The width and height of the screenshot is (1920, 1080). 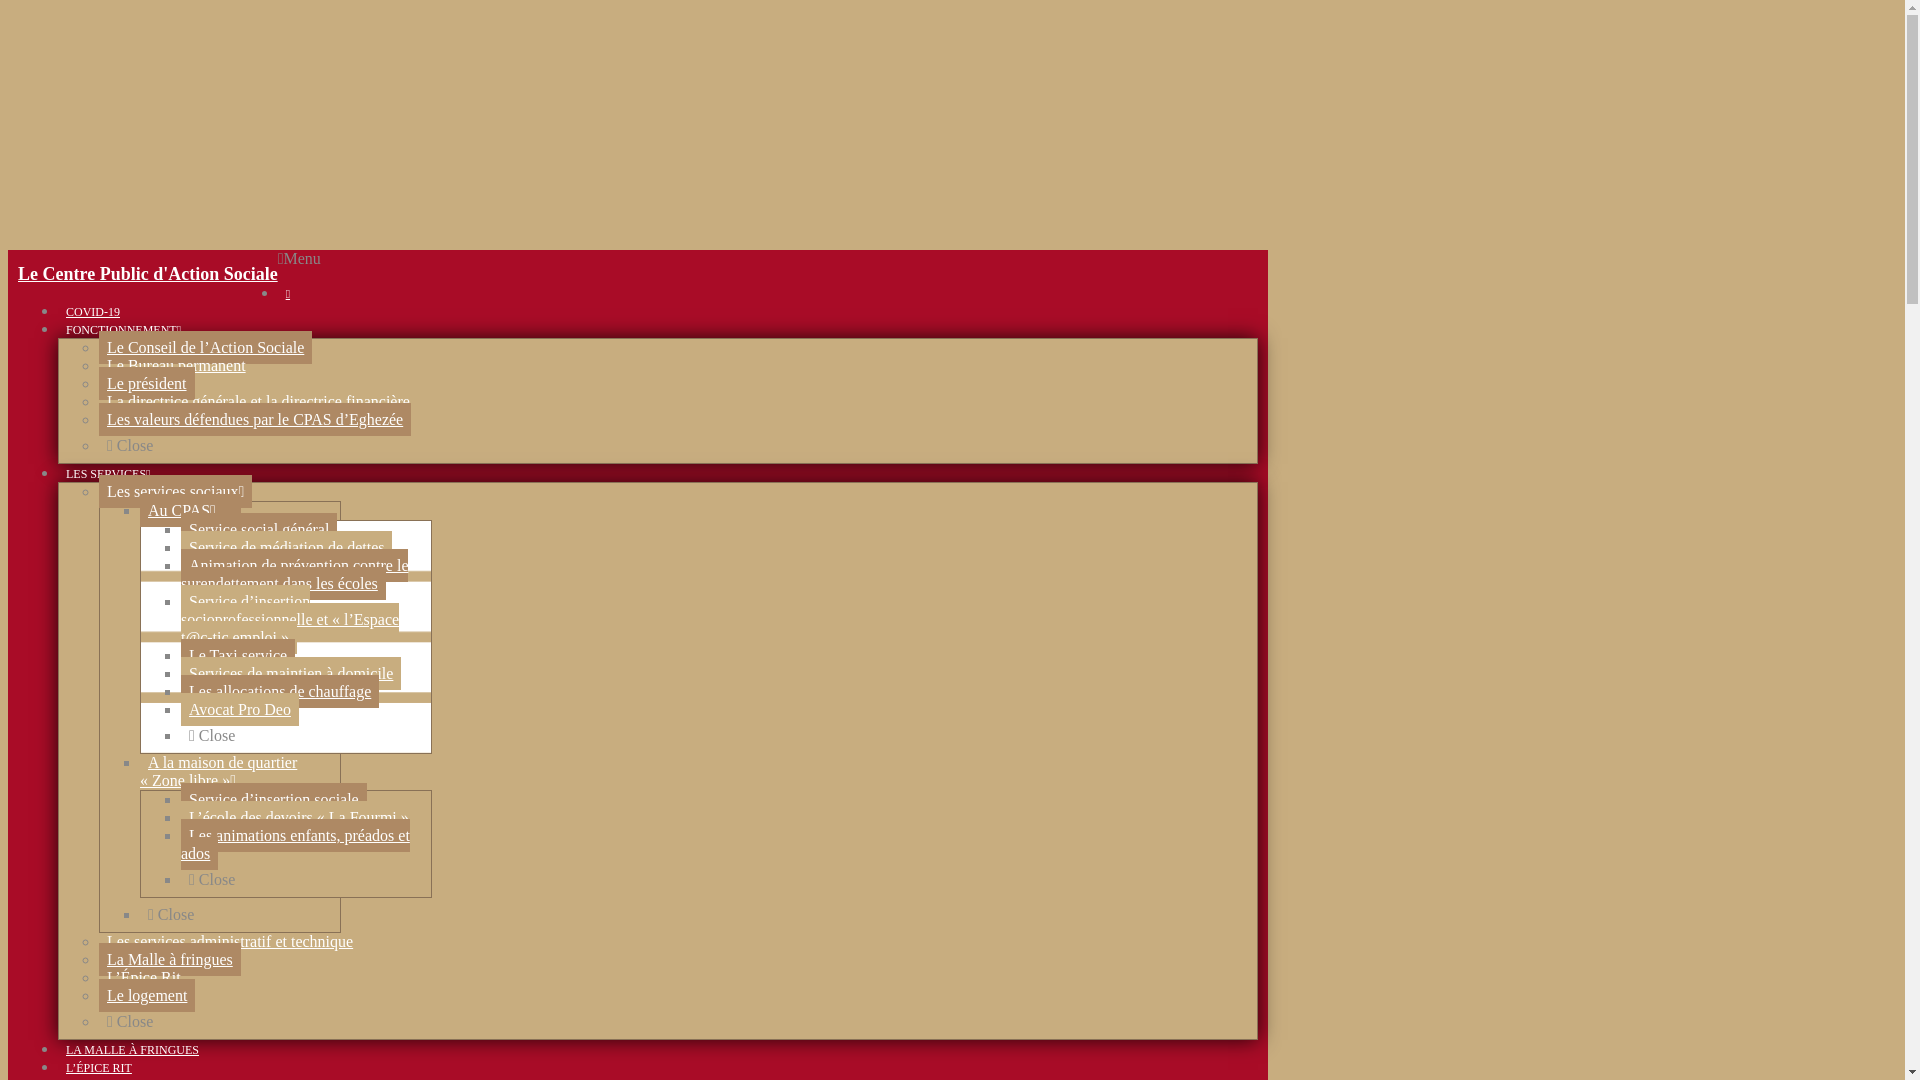 I want to click on 'Le logement', so click(x=146, y=995).